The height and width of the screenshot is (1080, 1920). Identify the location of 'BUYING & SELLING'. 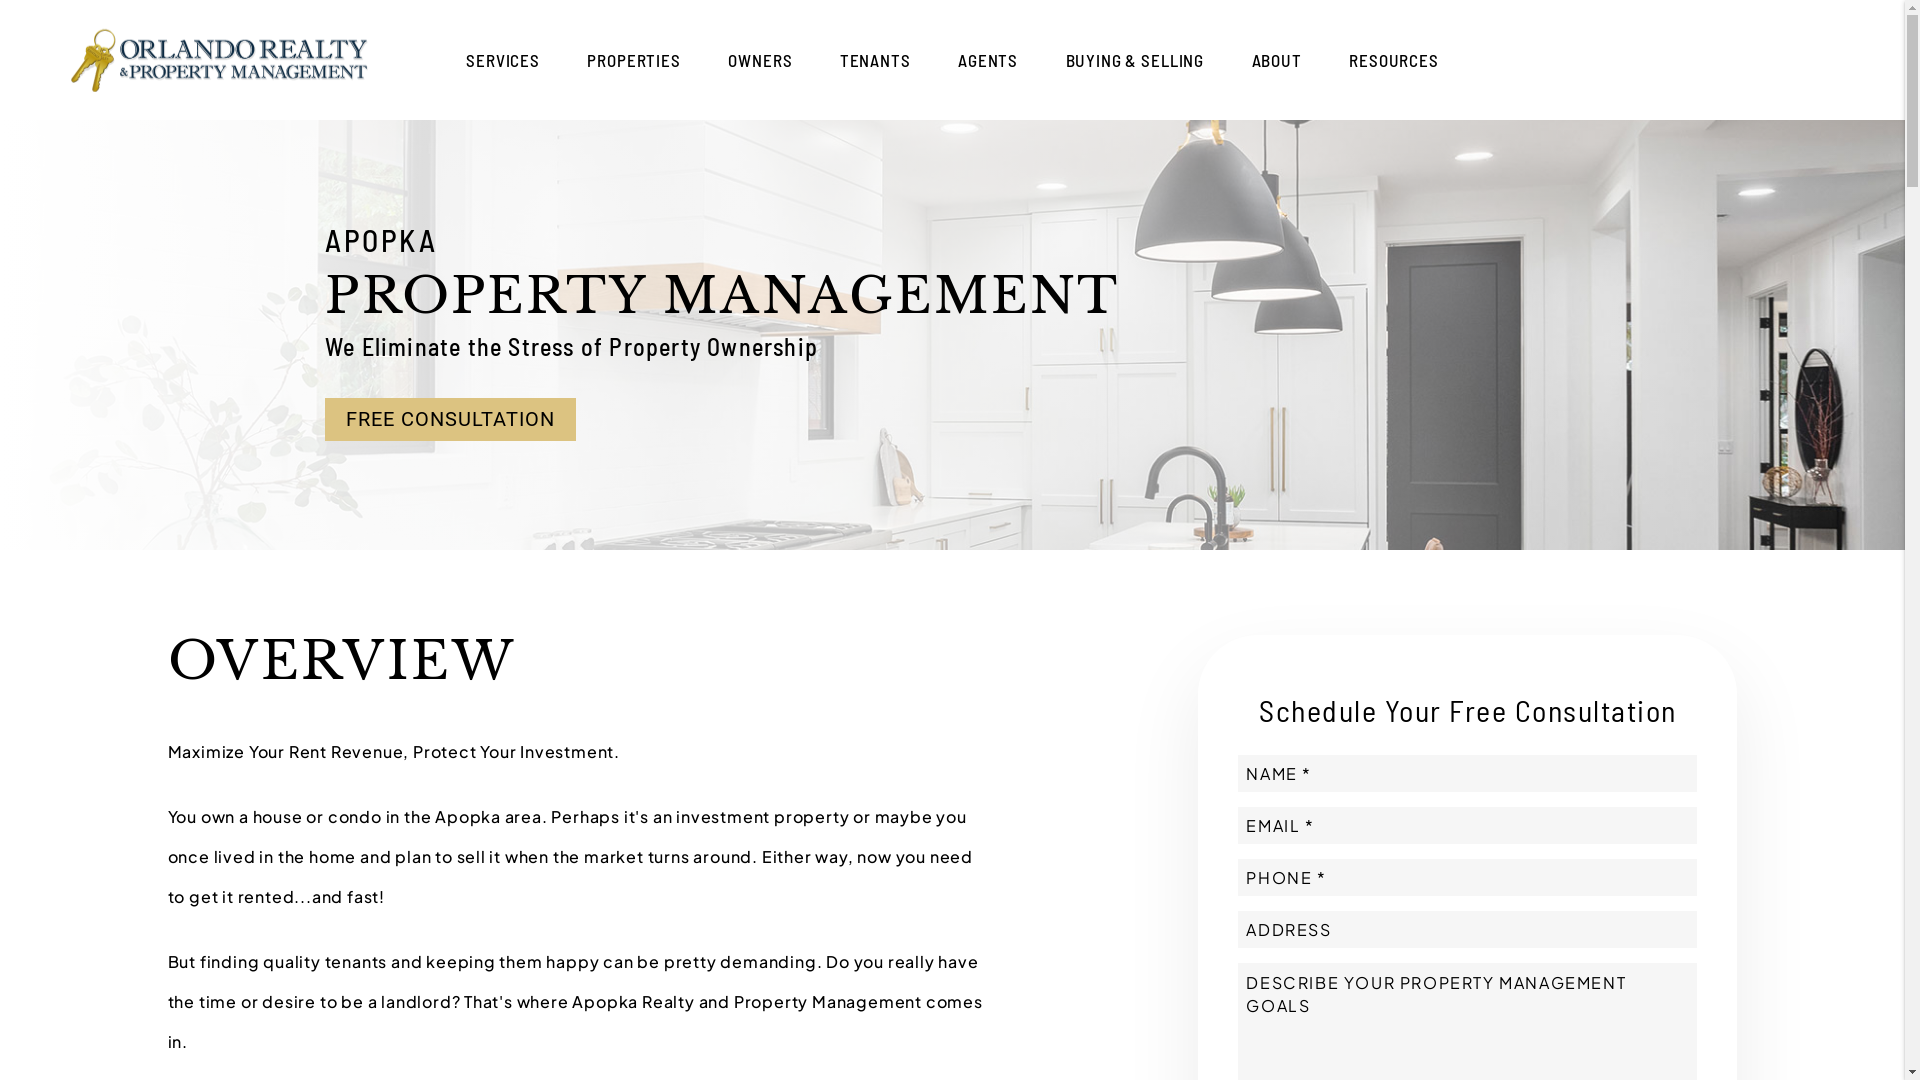
(1135, 59).